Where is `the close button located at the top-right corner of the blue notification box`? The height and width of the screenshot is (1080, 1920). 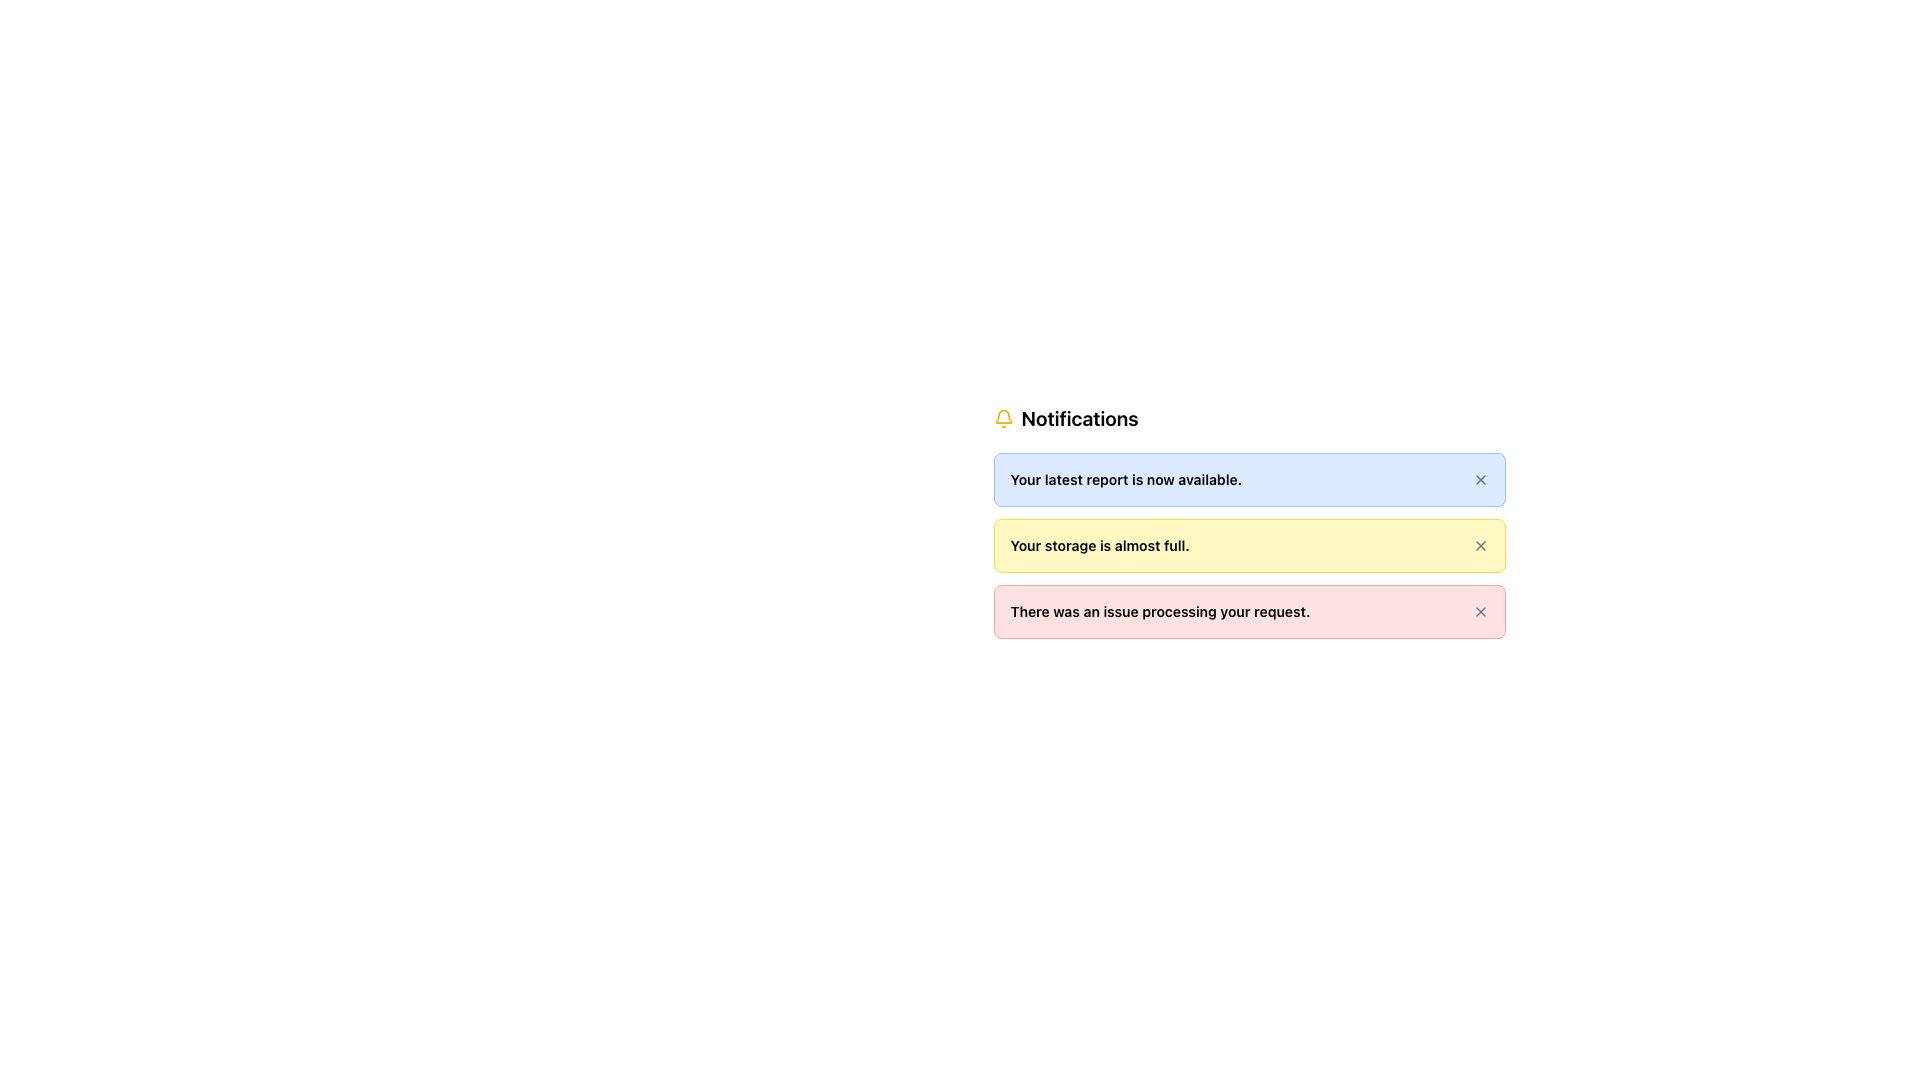 the close button located at the top-right corner of the blue notification box is located at coordinates (1480, 479).